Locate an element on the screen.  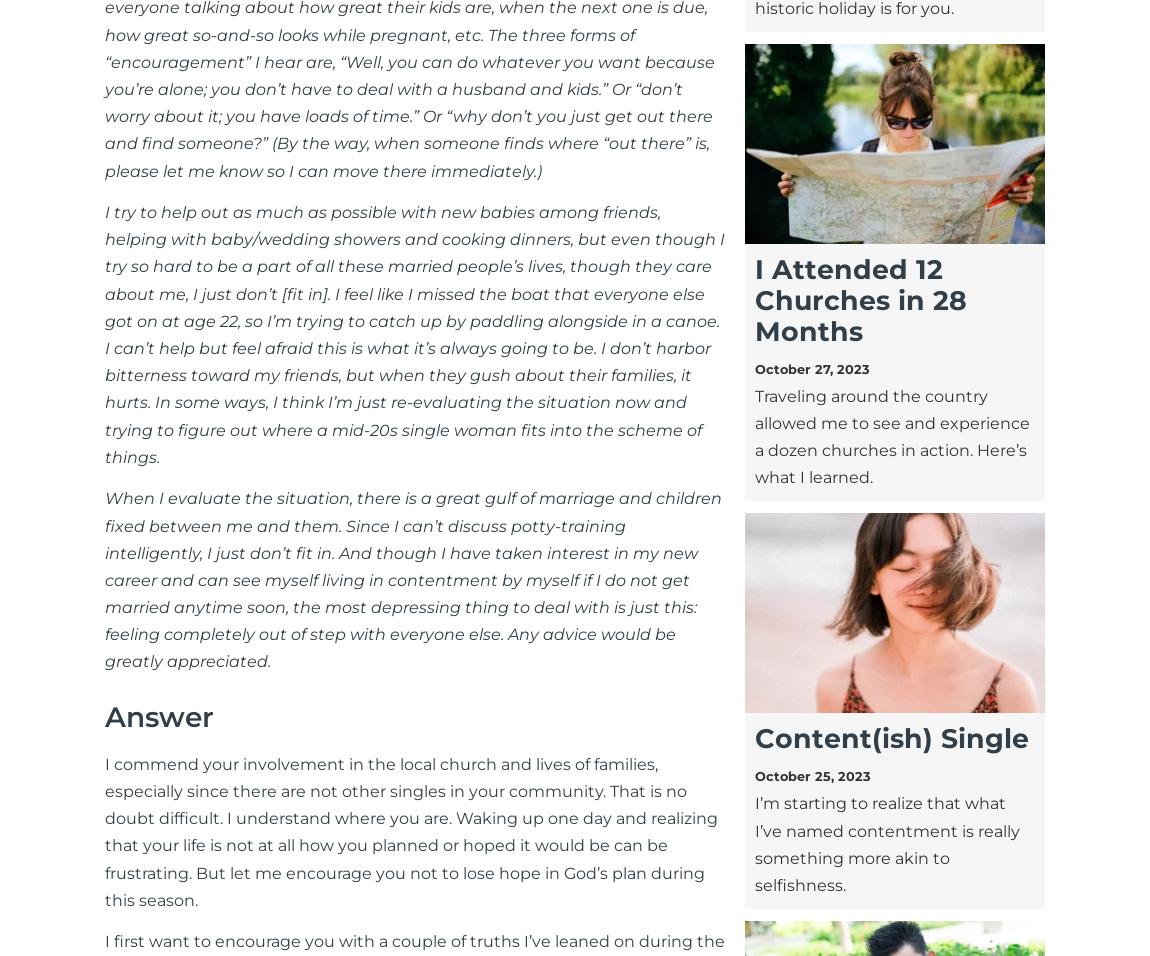
'I commend your involvement in the local church and lives of families, especially since there are not other singles in your community. That is no doubt difficult. I understand where you are. Waking up one day and realizing that your life is not at all how you planned or hoped it would be can be frustrating. But let me encourage you not to lose hope in God’s plan during this season.' is located at coordinates (411, 830).